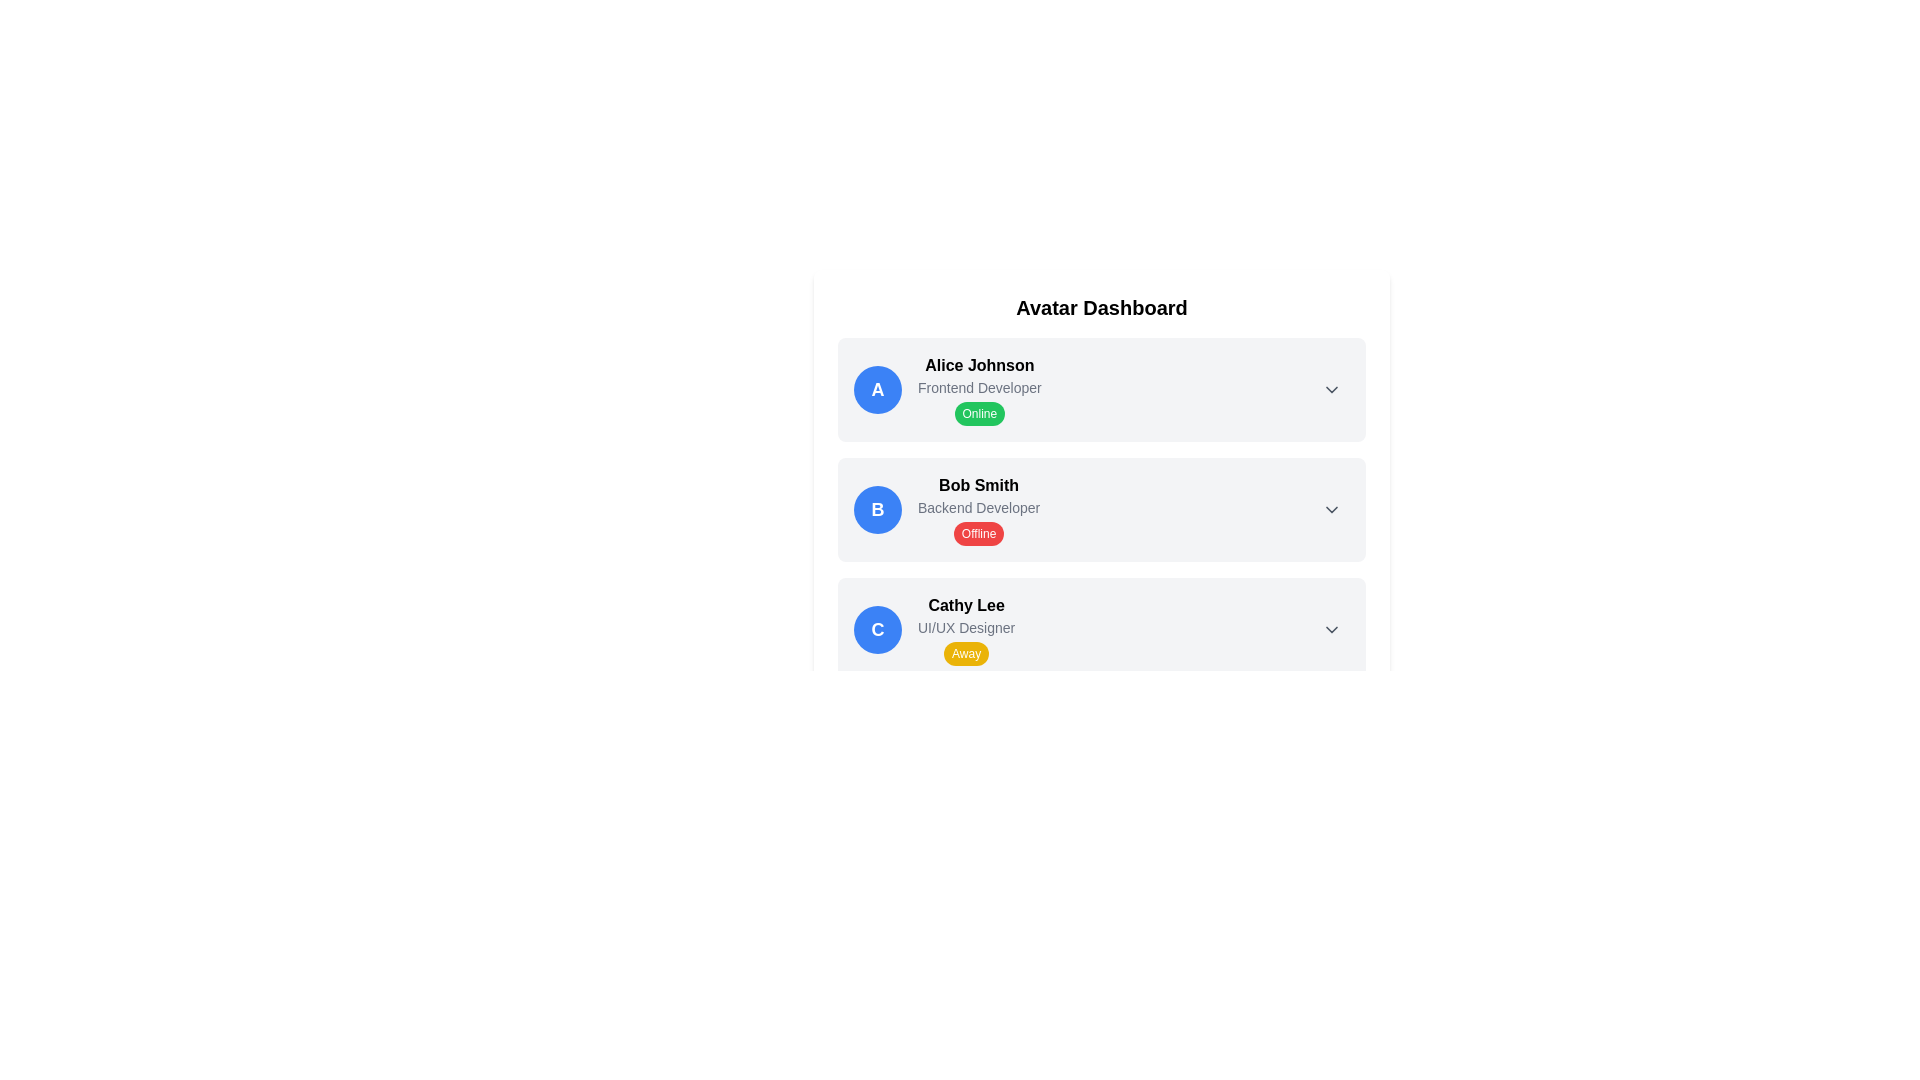  I want to click on the circular badge with a bold white letter 'B' on a blue background, located to the left of the 'Bob Smith' profile entry, so click(878, 508).